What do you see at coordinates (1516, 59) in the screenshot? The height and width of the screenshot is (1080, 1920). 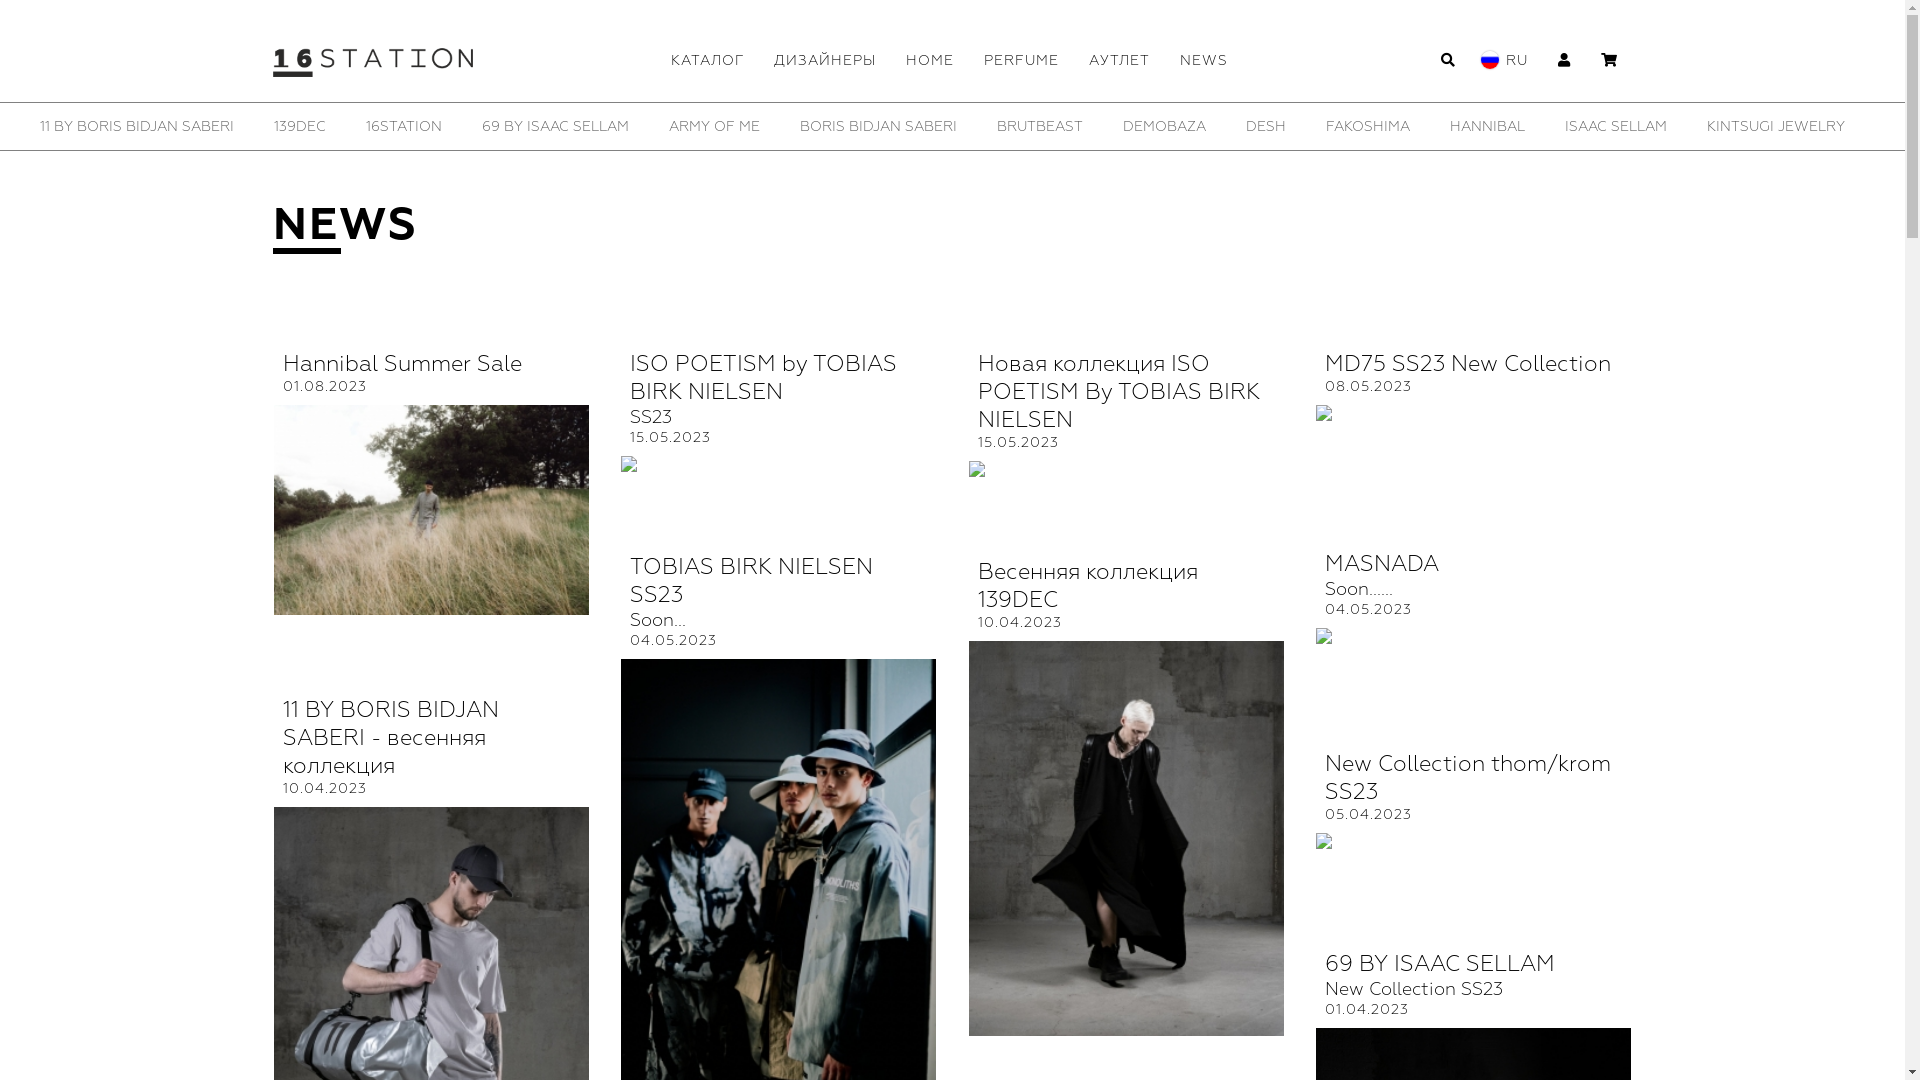 I see `'RU'` at bounding box center [1516, 59].